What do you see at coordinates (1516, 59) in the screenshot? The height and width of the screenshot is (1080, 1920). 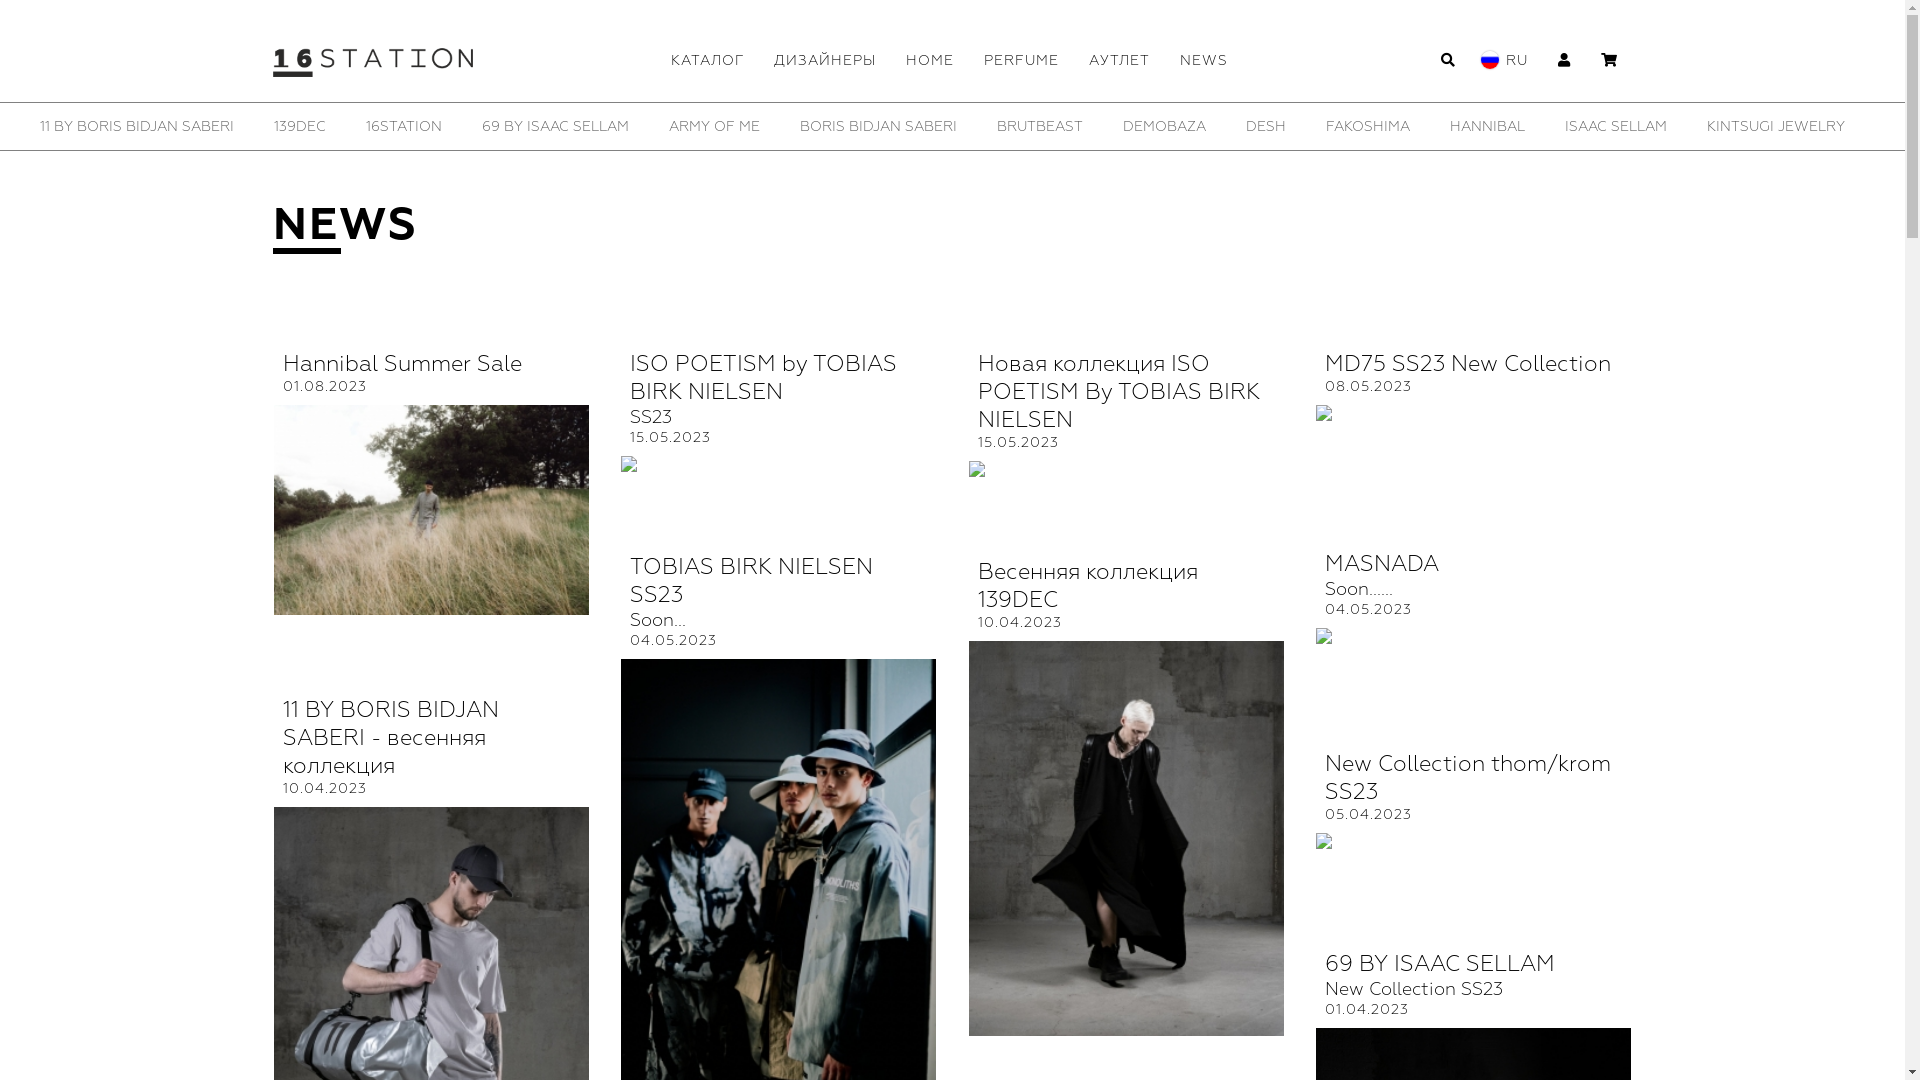 I see `'RU'` at bounding box center [1516, 59].